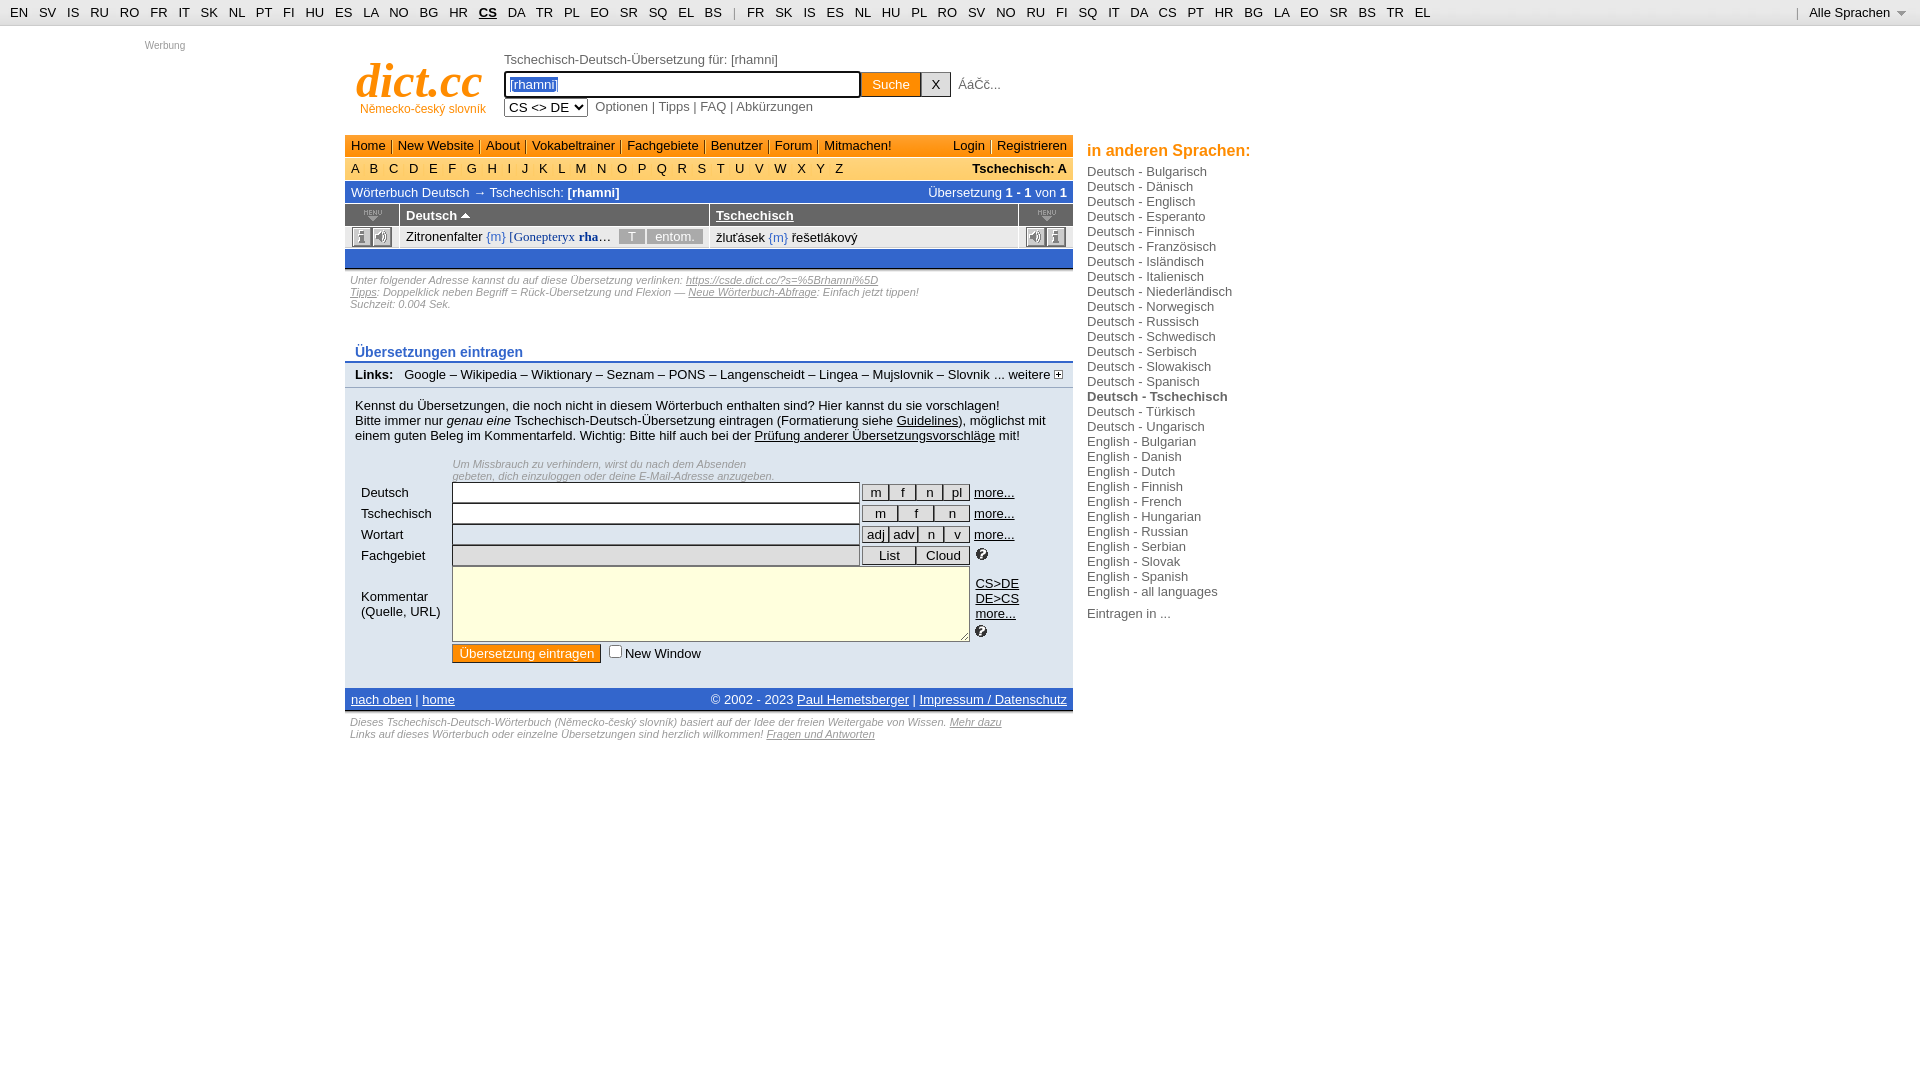  I want to click on 'A', so click(356, 167).